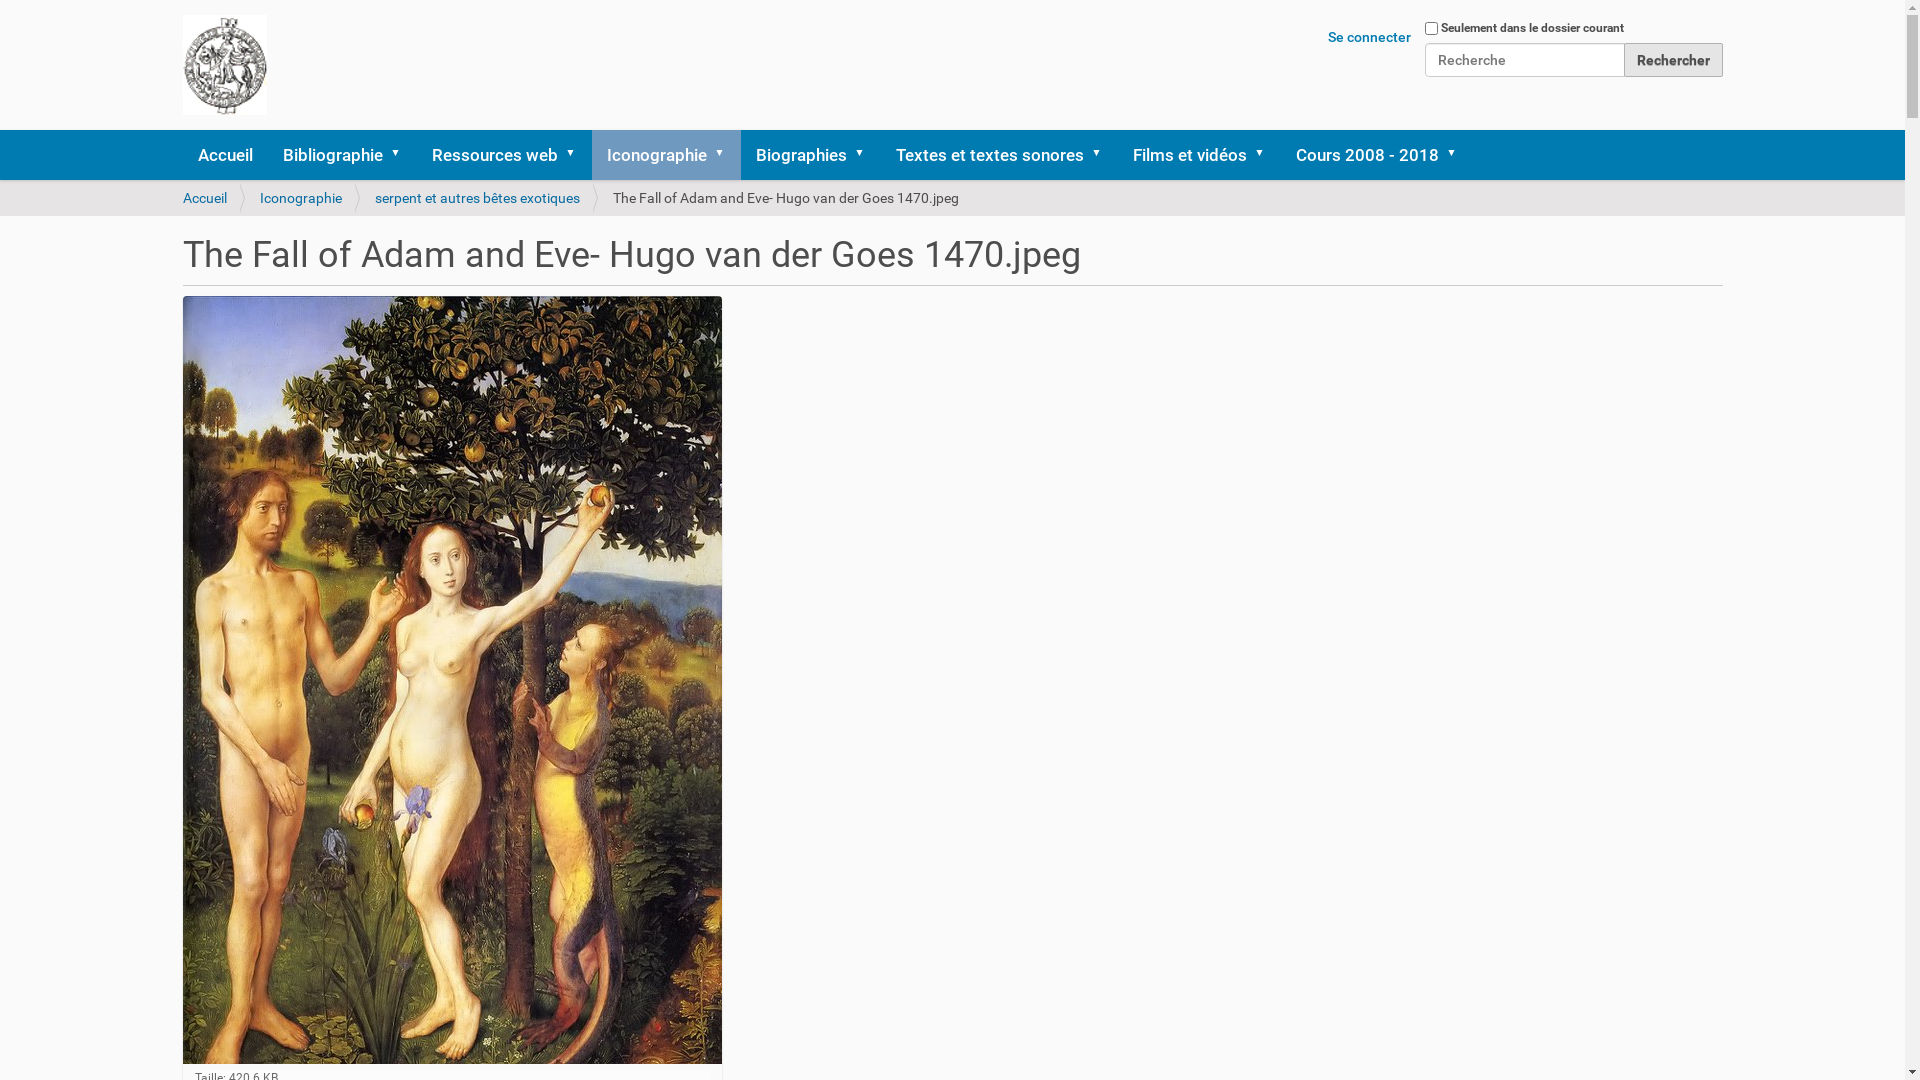 This screenshot has height=1080, width=1920. Describe the element at coordinates (1673, 59) in the screenshot. I see `'Rechercher'` at that location.